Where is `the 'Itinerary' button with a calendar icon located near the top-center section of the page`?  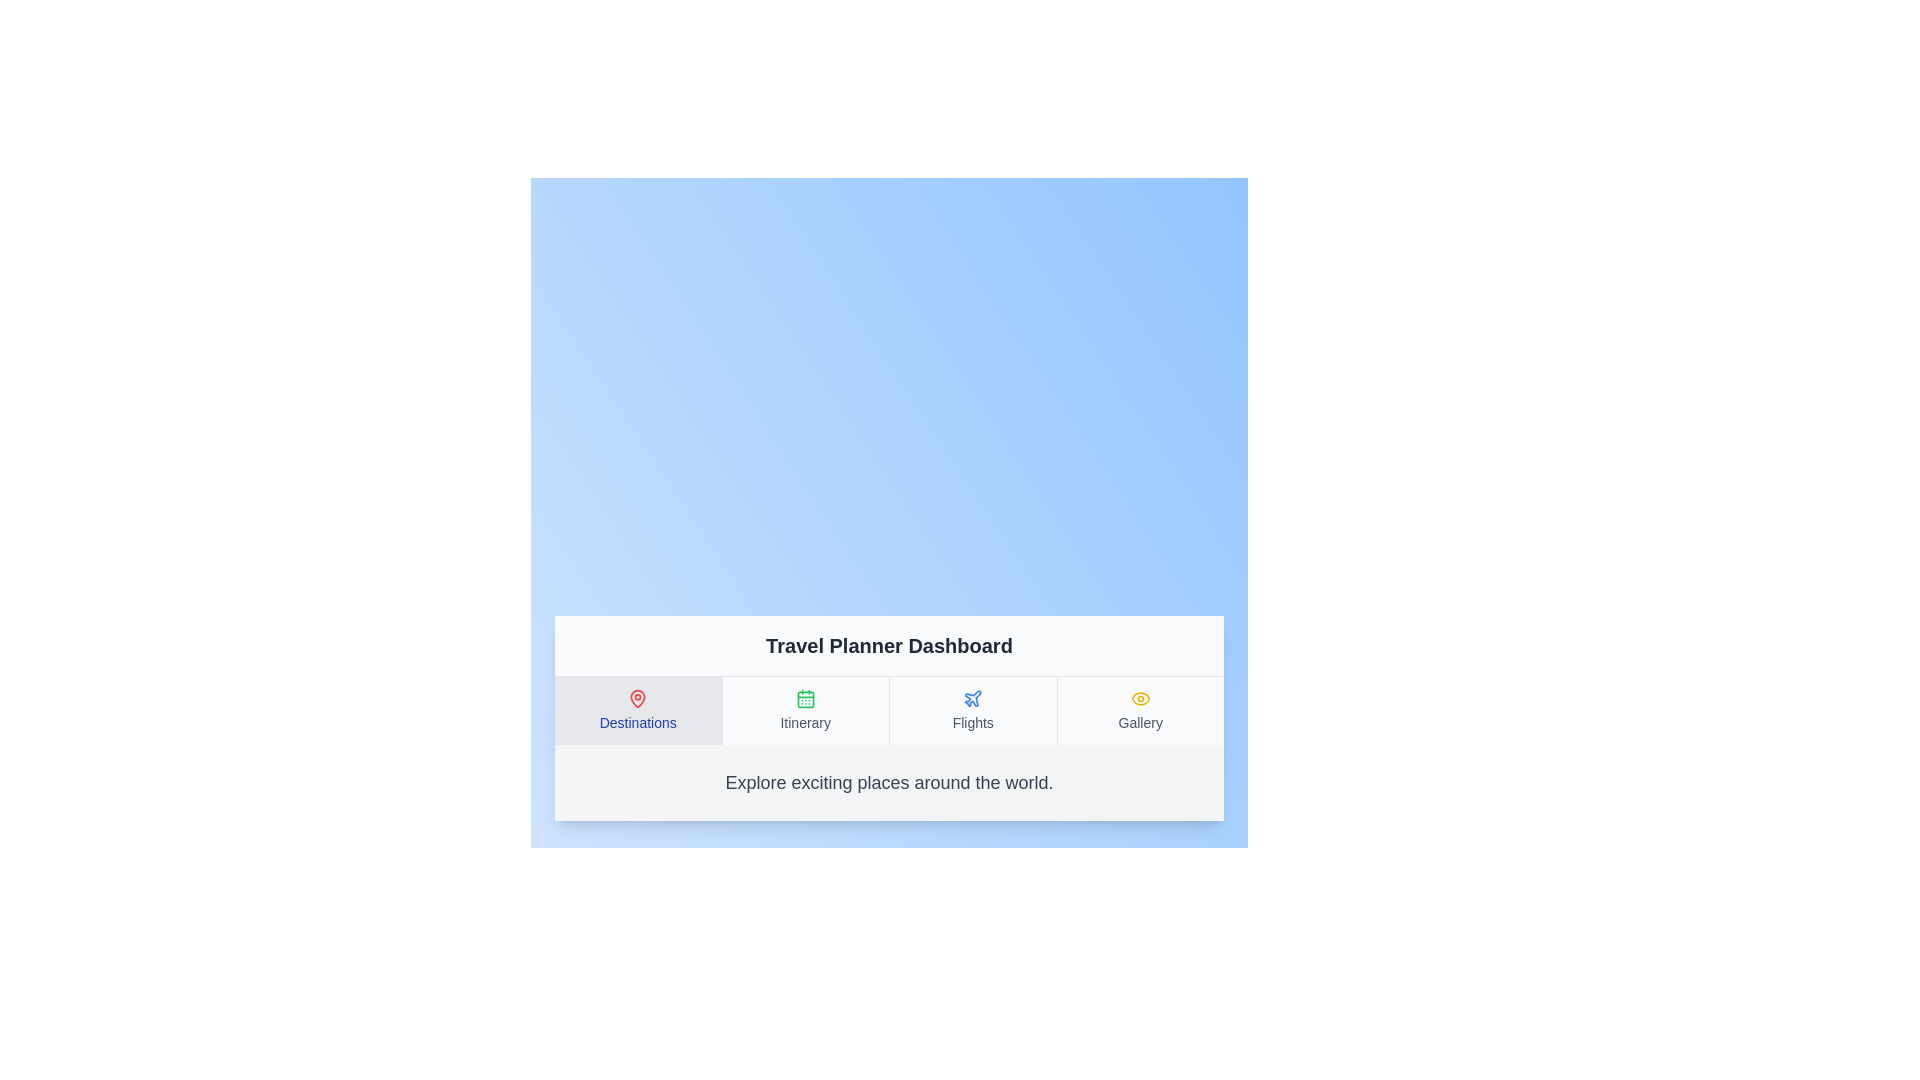
the 'Itinerary' button with a calendar icon located near the top-center section of the page is located at coordinates (805, 709).